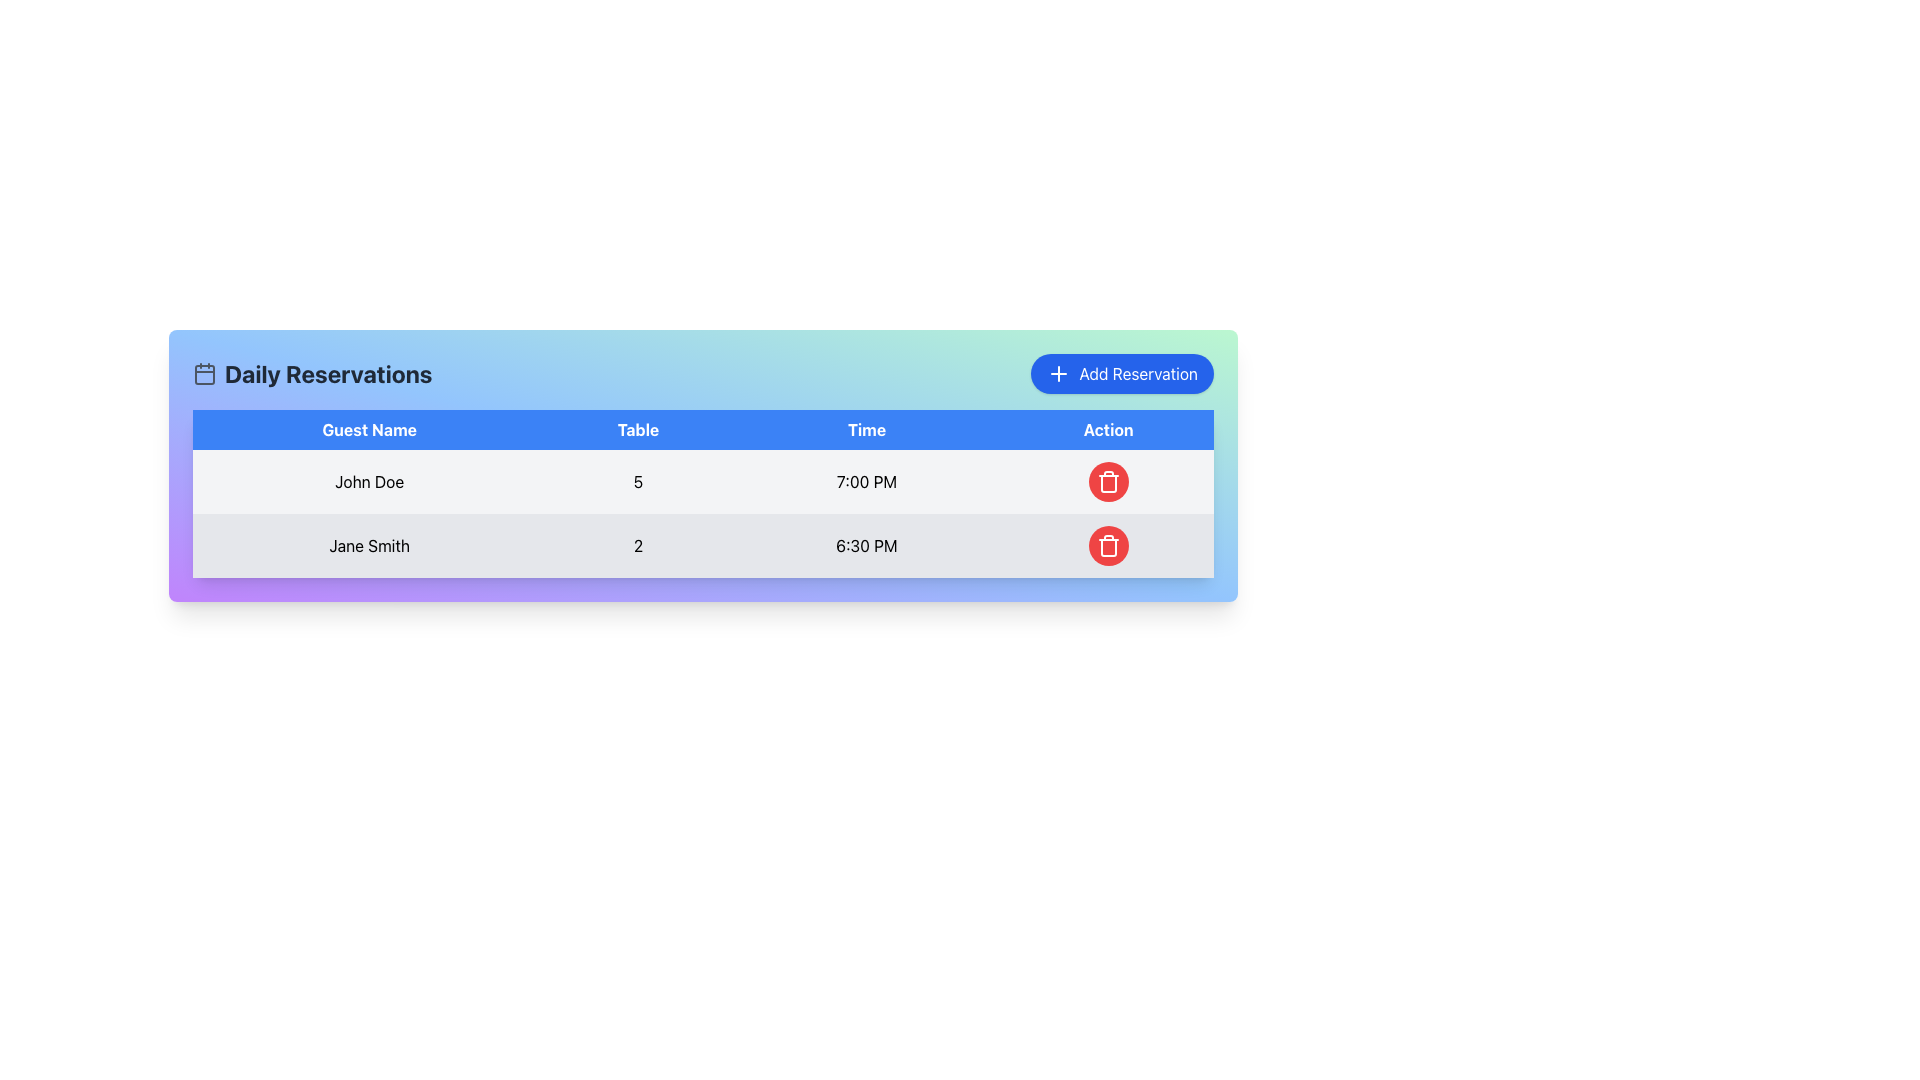  I want to click on the static text display element showing the table number assigned to guest 'John Doe' in the 'Daily Reservations' table, located in the second cell of the first data row under the 'Table' column, so click(637, 482).